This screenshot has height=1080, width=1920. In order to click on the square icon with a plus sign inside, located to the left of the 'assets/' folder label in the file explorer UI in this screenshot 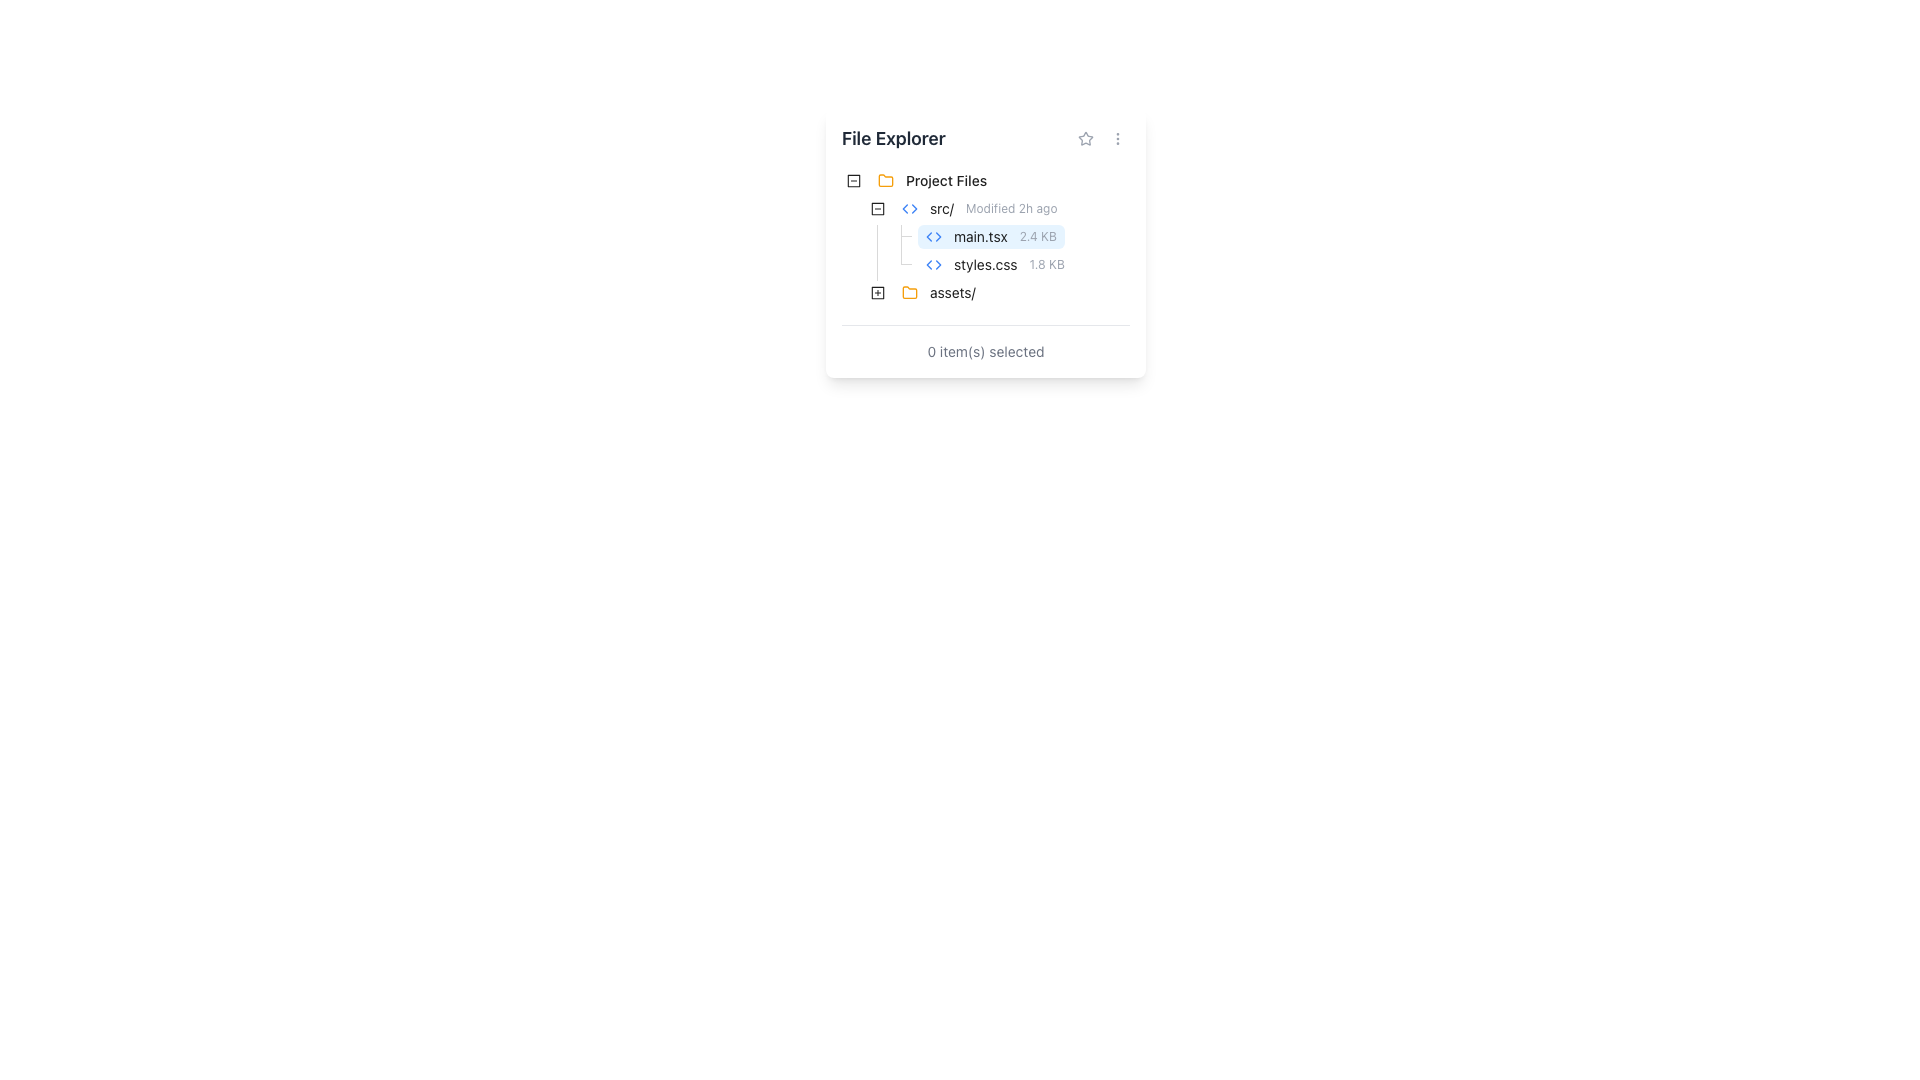, I will do `click(878, 293)`.